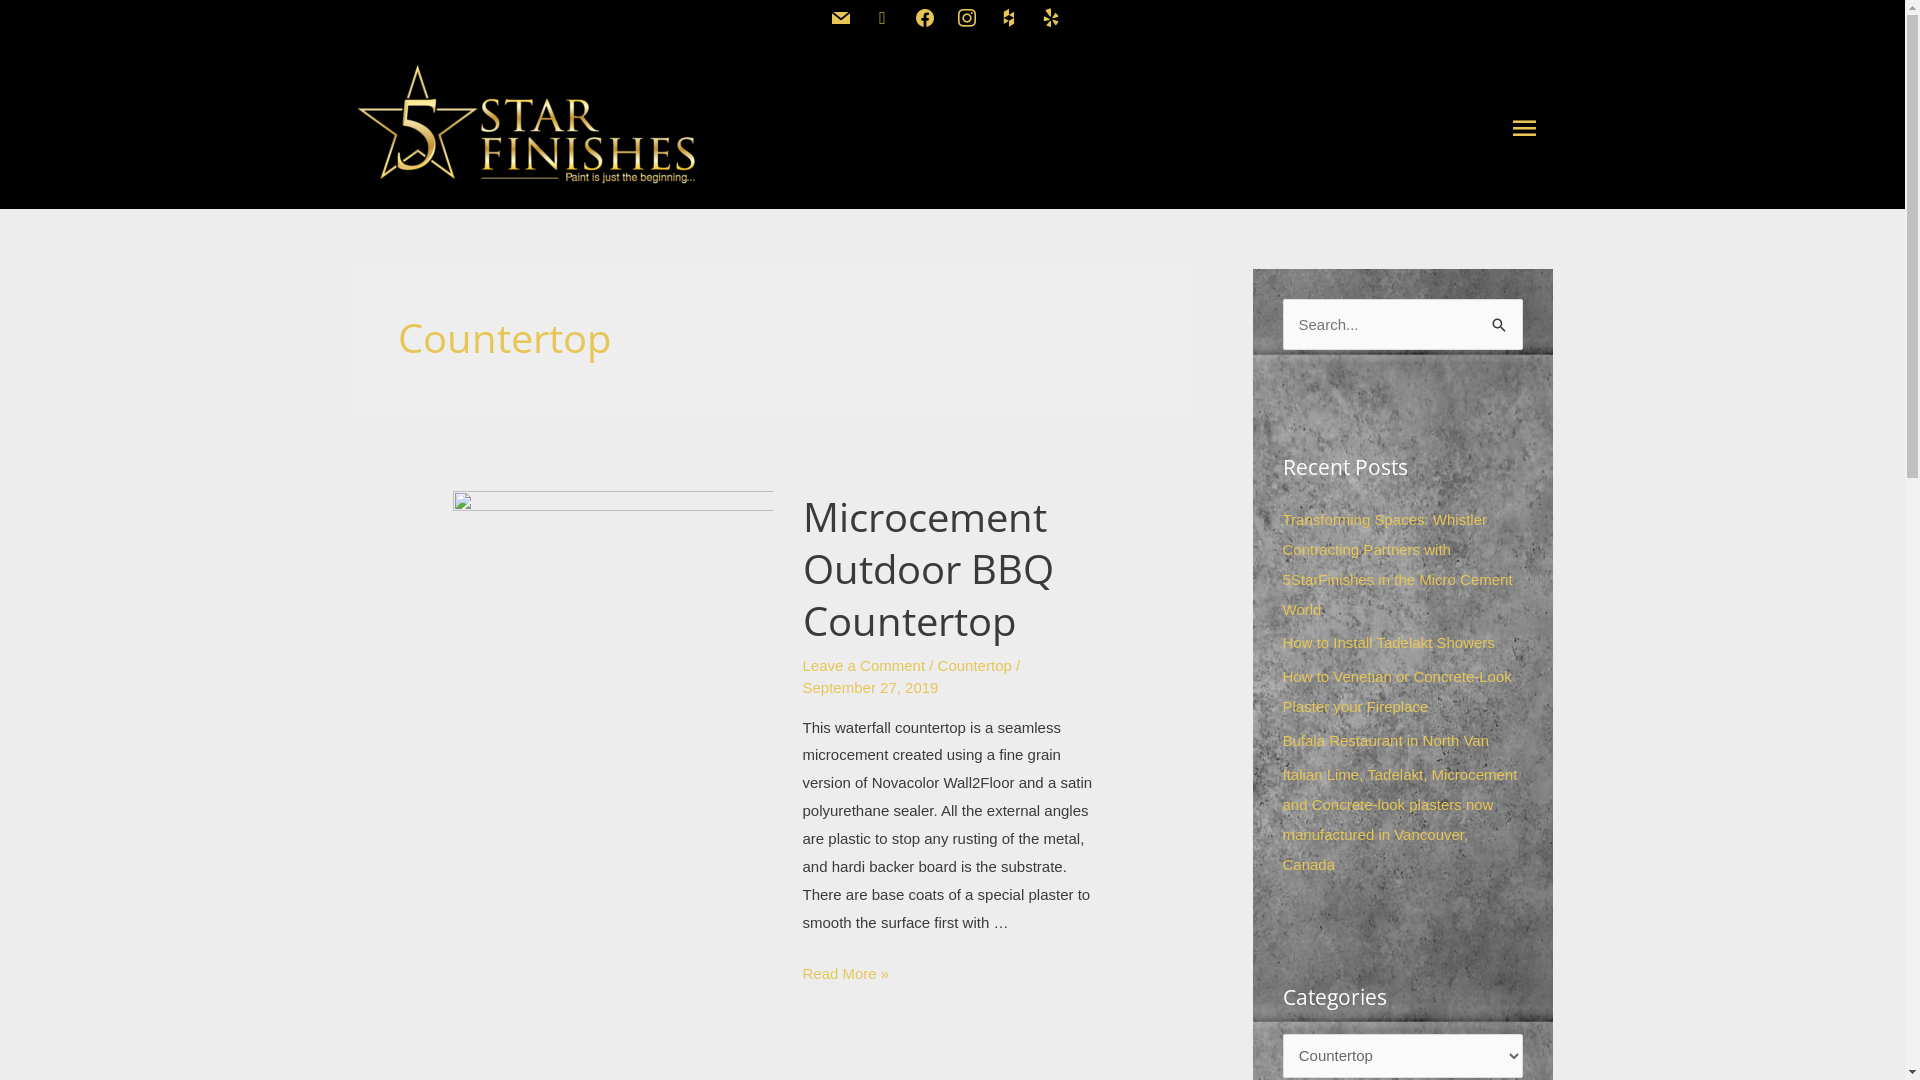  What do you see at coordinates (1395, 690) in the screenshot?
I see `'How to Venetian or Concrete-Look Plaster your Fireplace'` at bounding box center [1395, 690].